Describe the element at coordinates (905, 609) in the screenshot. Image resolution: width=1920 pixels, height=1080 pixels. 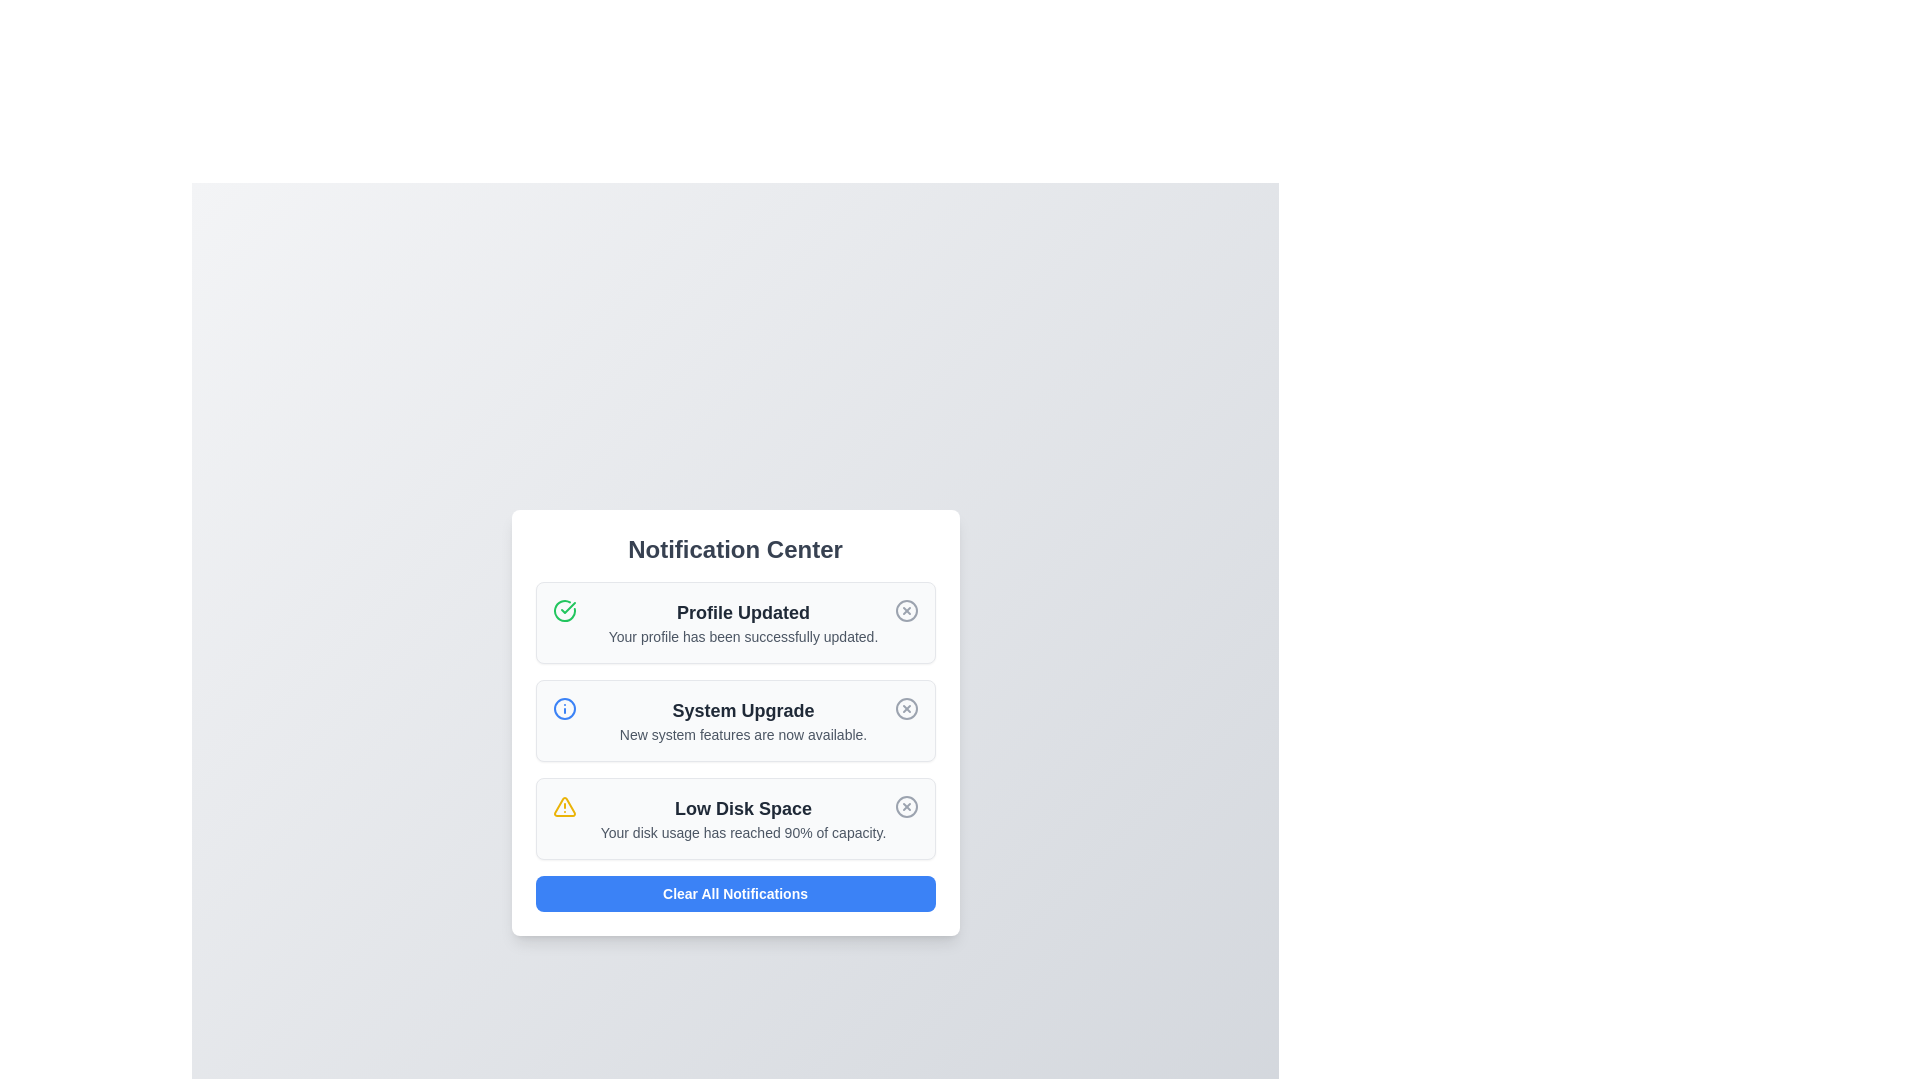
I see `the circular button with an 'X' icon in the top-right corner of the 'Profile Updated' notification card` at that location.